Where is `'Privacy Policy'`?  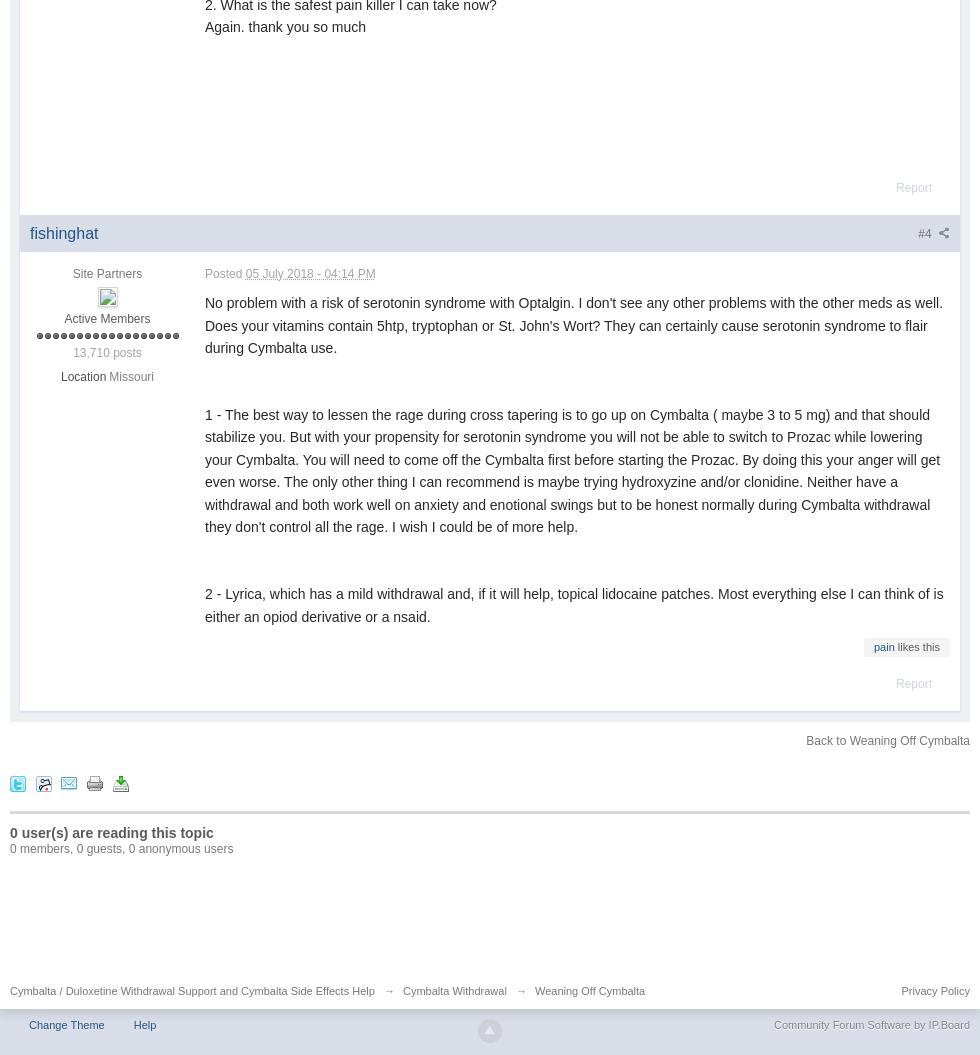 'Privacy Policy' is located at coordinates (901, 990).